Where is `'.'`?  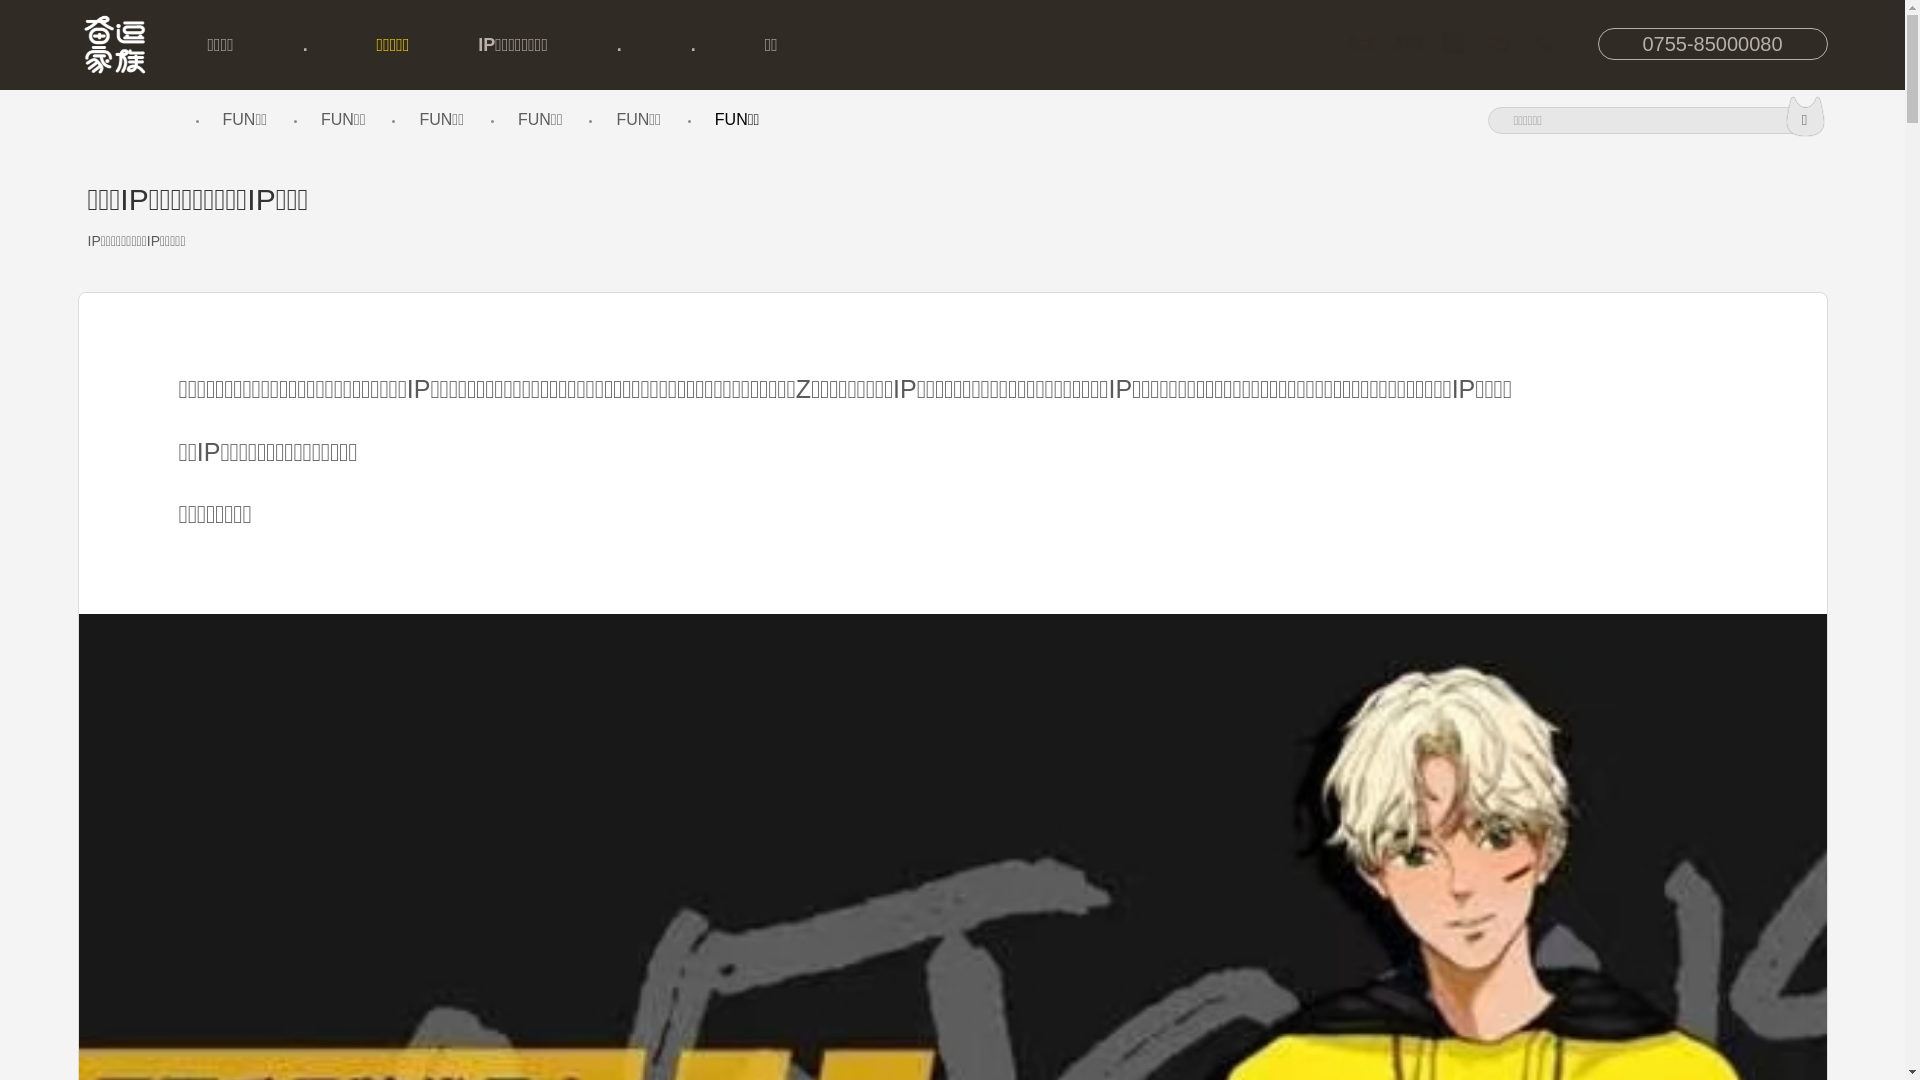 '.' is located at coordinates (301, 45).